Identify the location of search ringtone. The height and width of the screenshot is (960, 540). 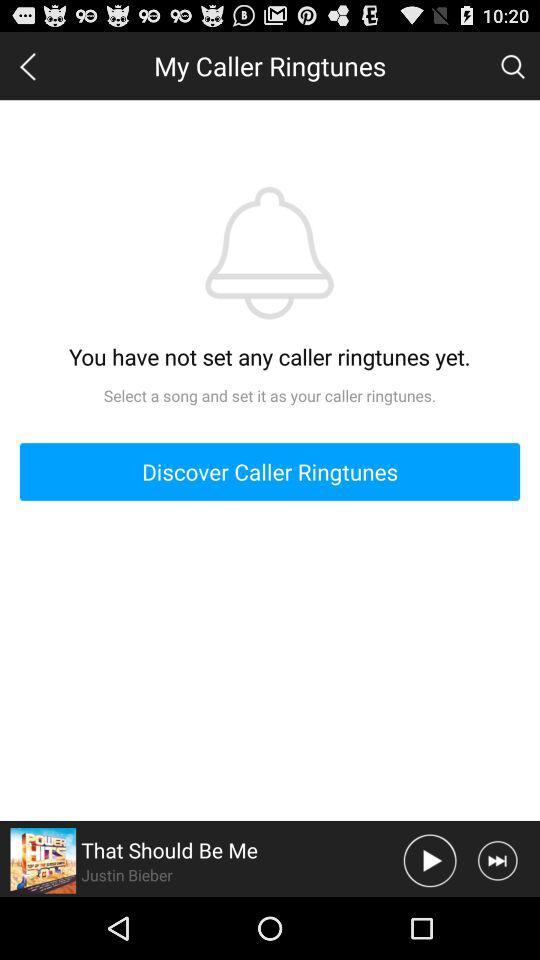
(512, 65).